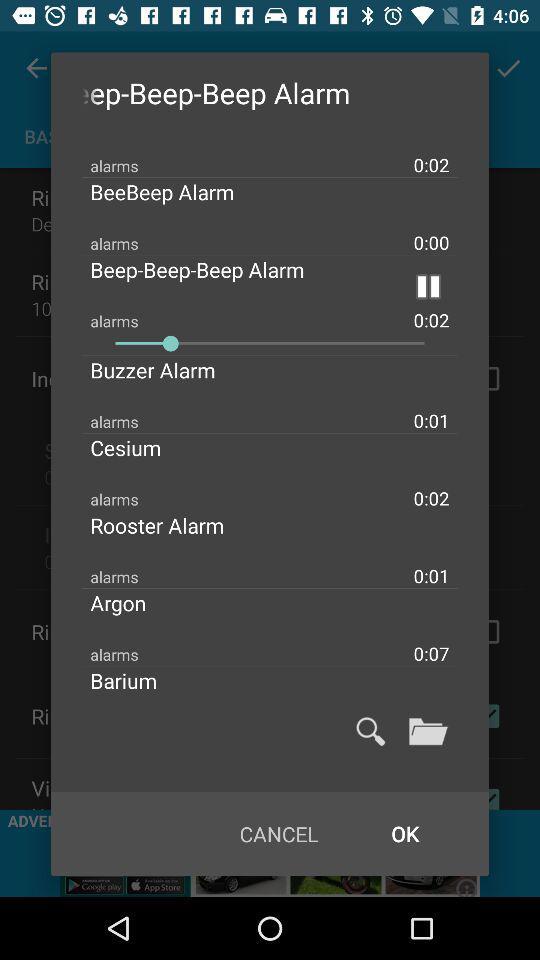 The height and width of the screenshot is (960, 540). I want to click on argon icon, so click(134, 601).